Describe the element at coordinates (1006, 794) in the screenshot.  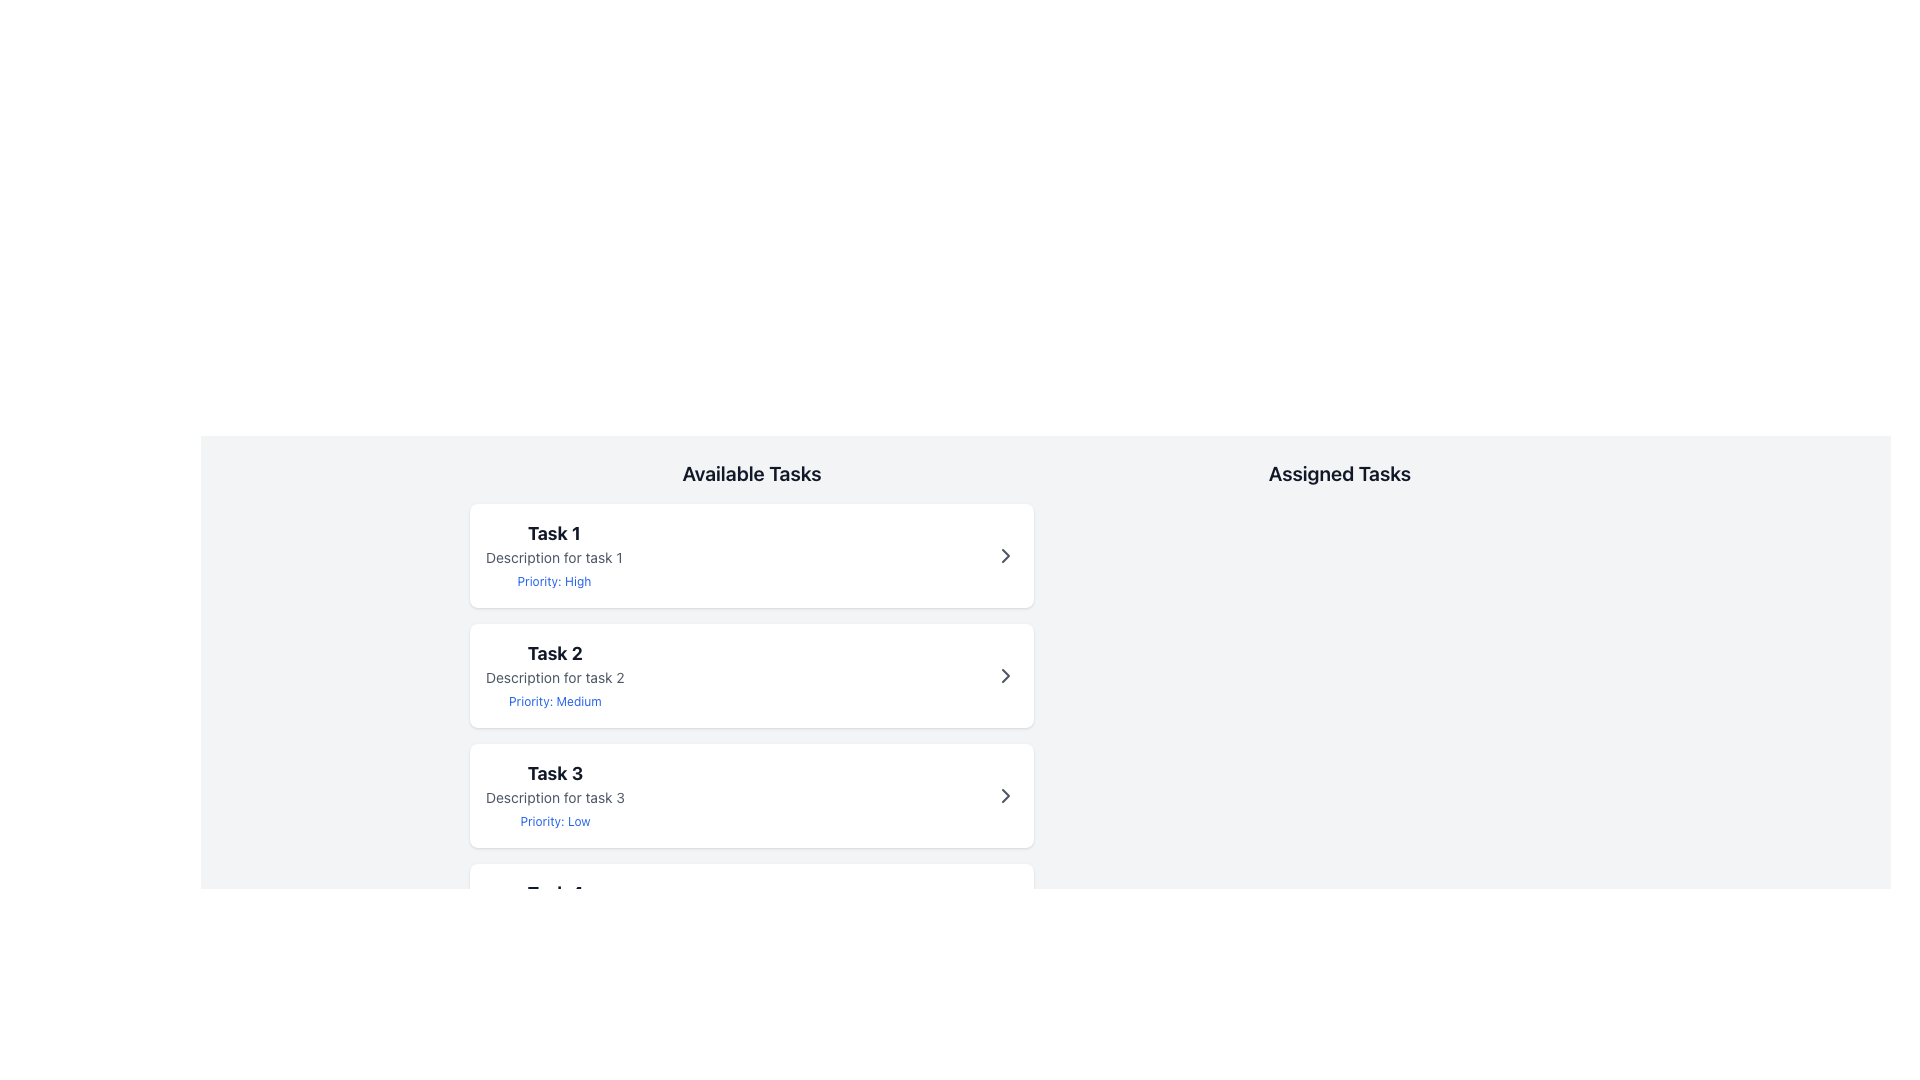
I see `the chevron button-like icon located on the far right of the task card labeled 'Task 3' in the 'Available Tasks' section` at that location.